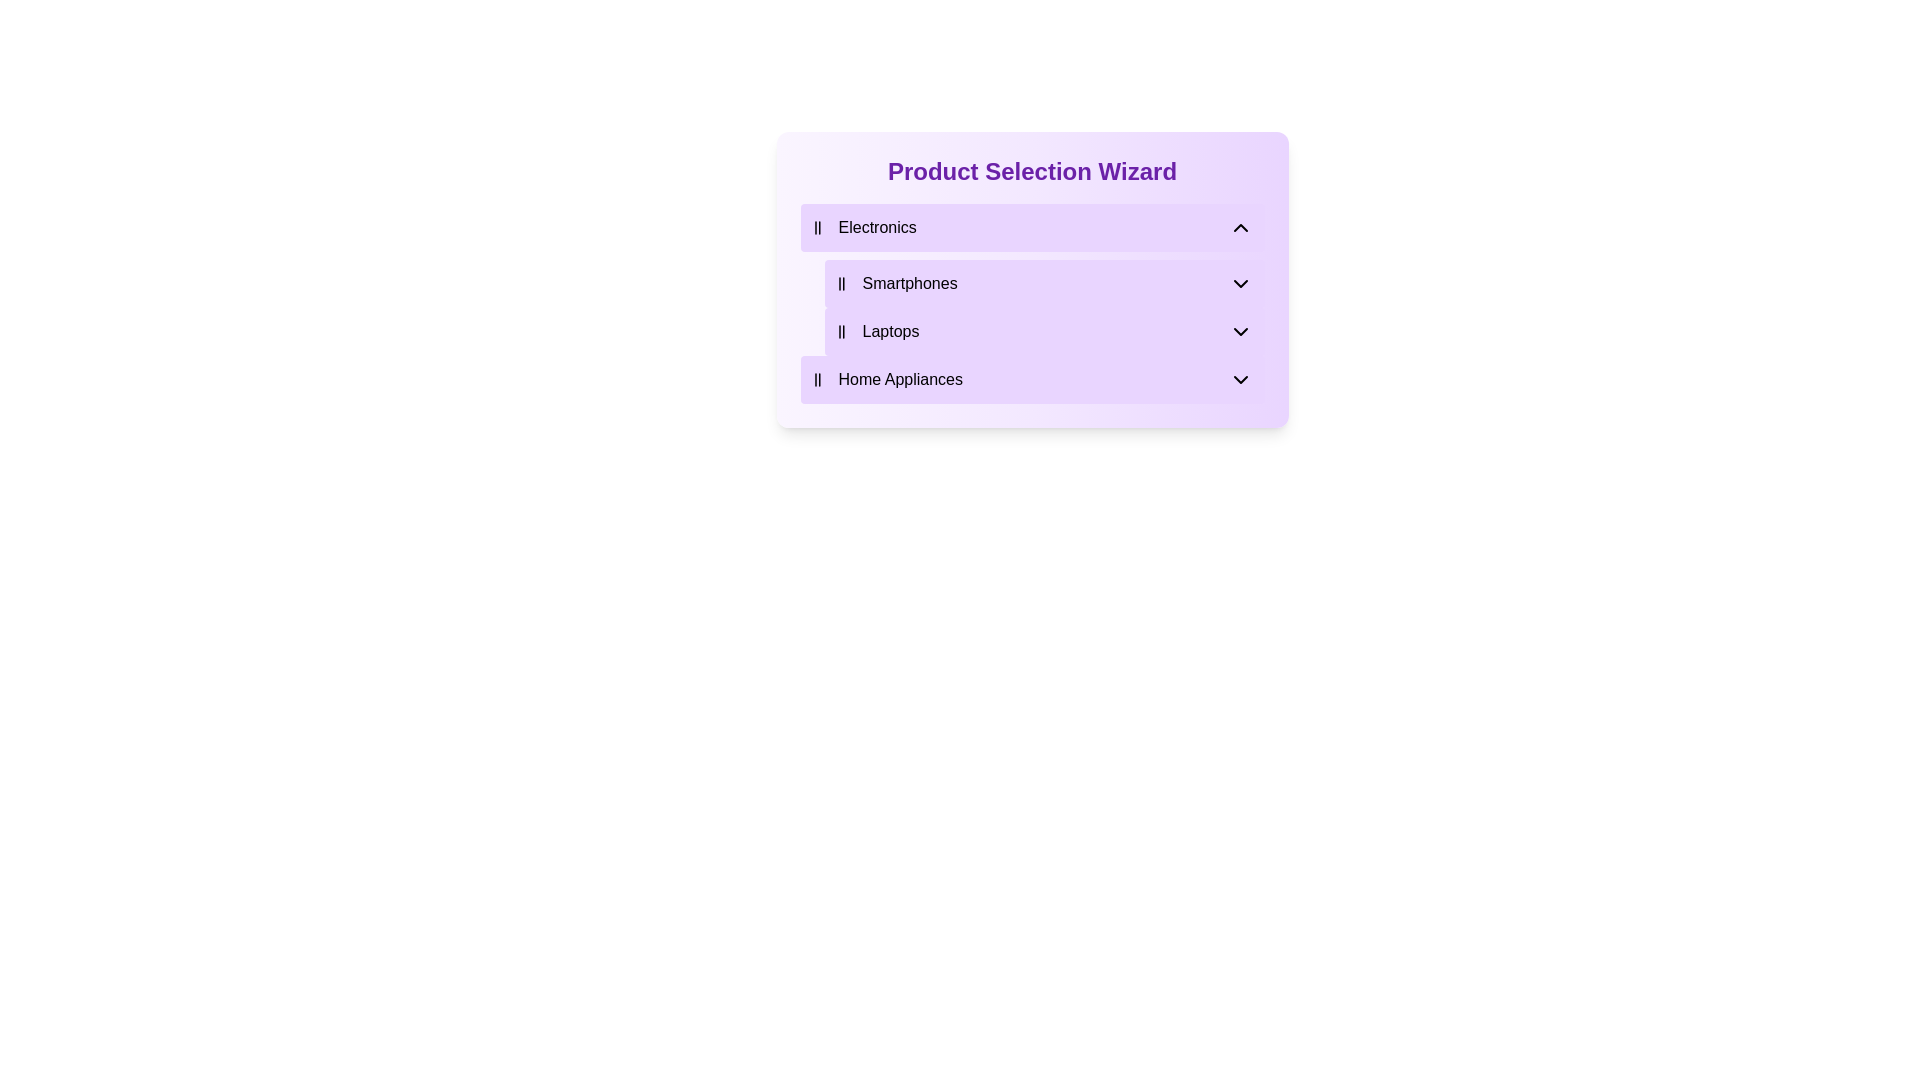 The height and width of the screenshot is (1080, 1920). What do you see at coordinates (1239, 226) in the screenshot?
I see `the Chevron icon at the far-right end of the 'Electronics' row` at bounding box center [1239, 226].